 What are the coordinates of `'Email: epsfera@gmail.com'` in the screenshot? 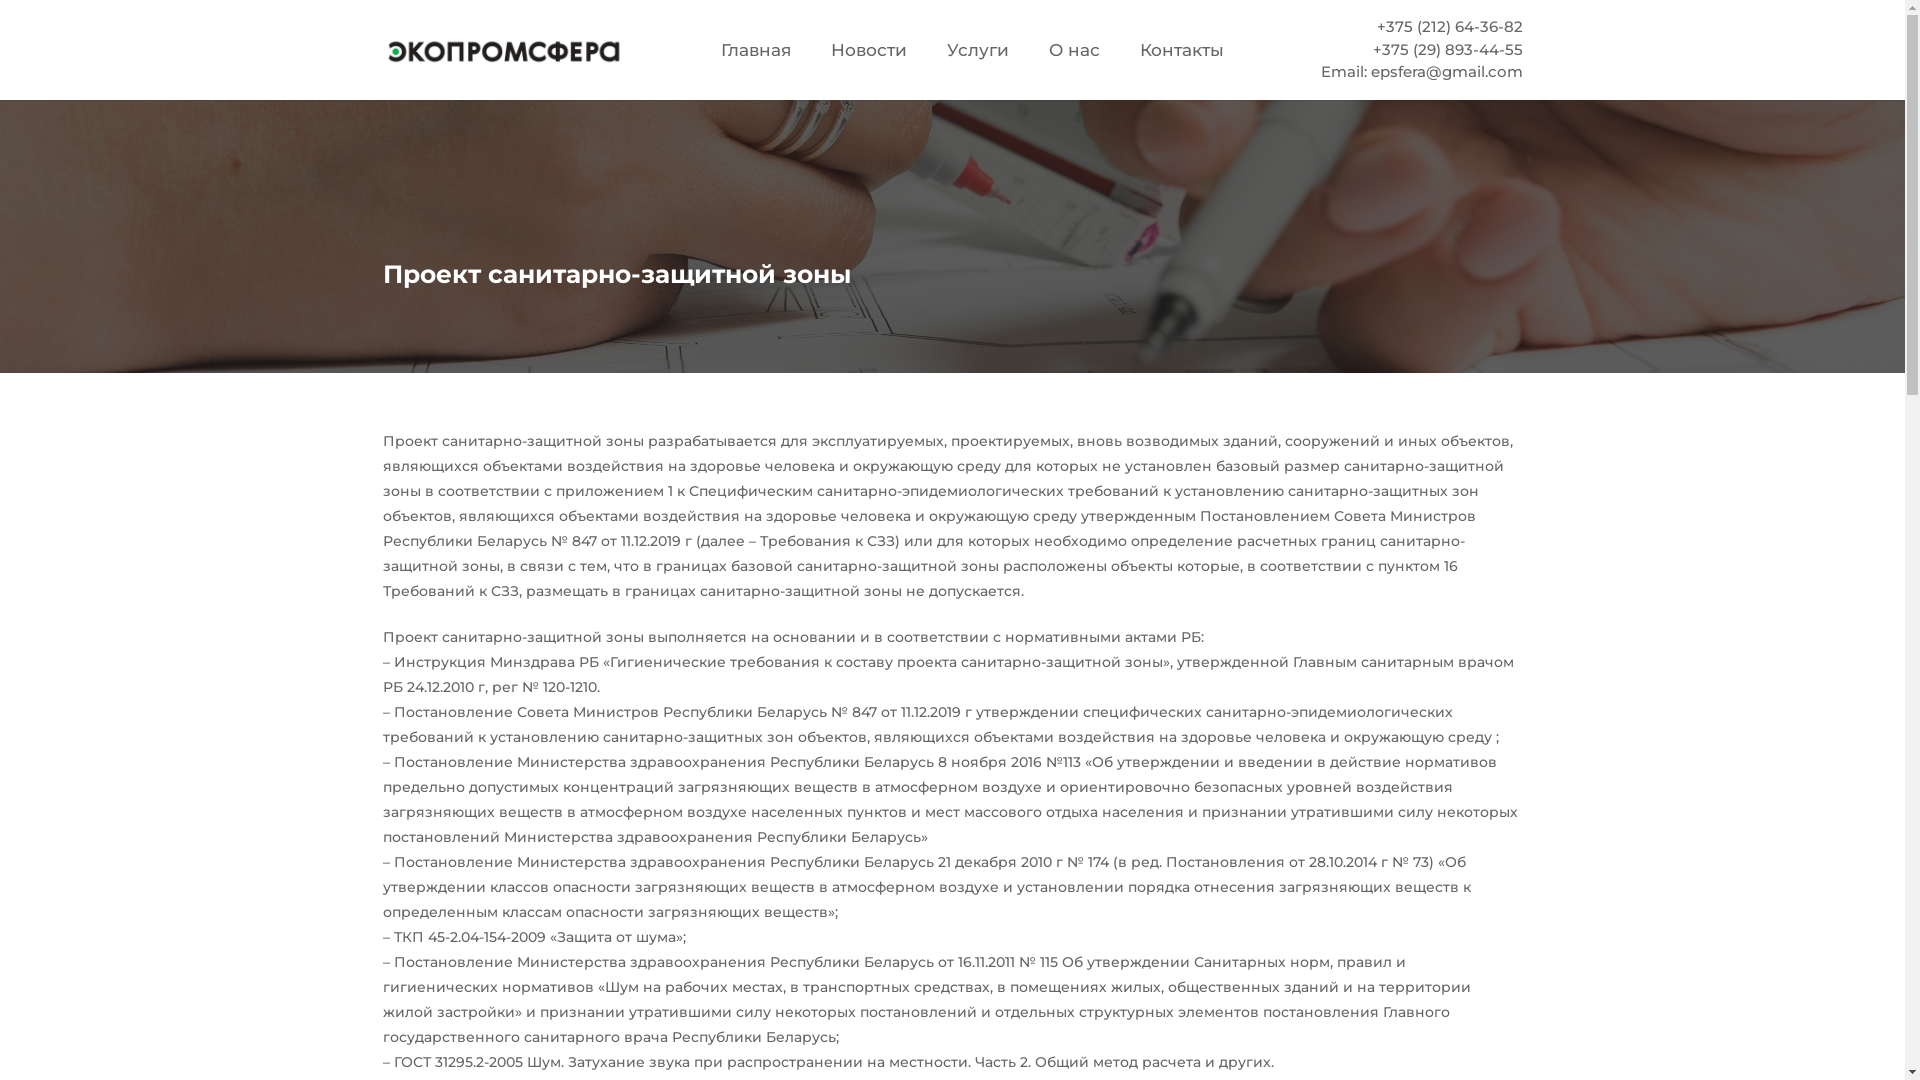 It's located at (1420, 70).